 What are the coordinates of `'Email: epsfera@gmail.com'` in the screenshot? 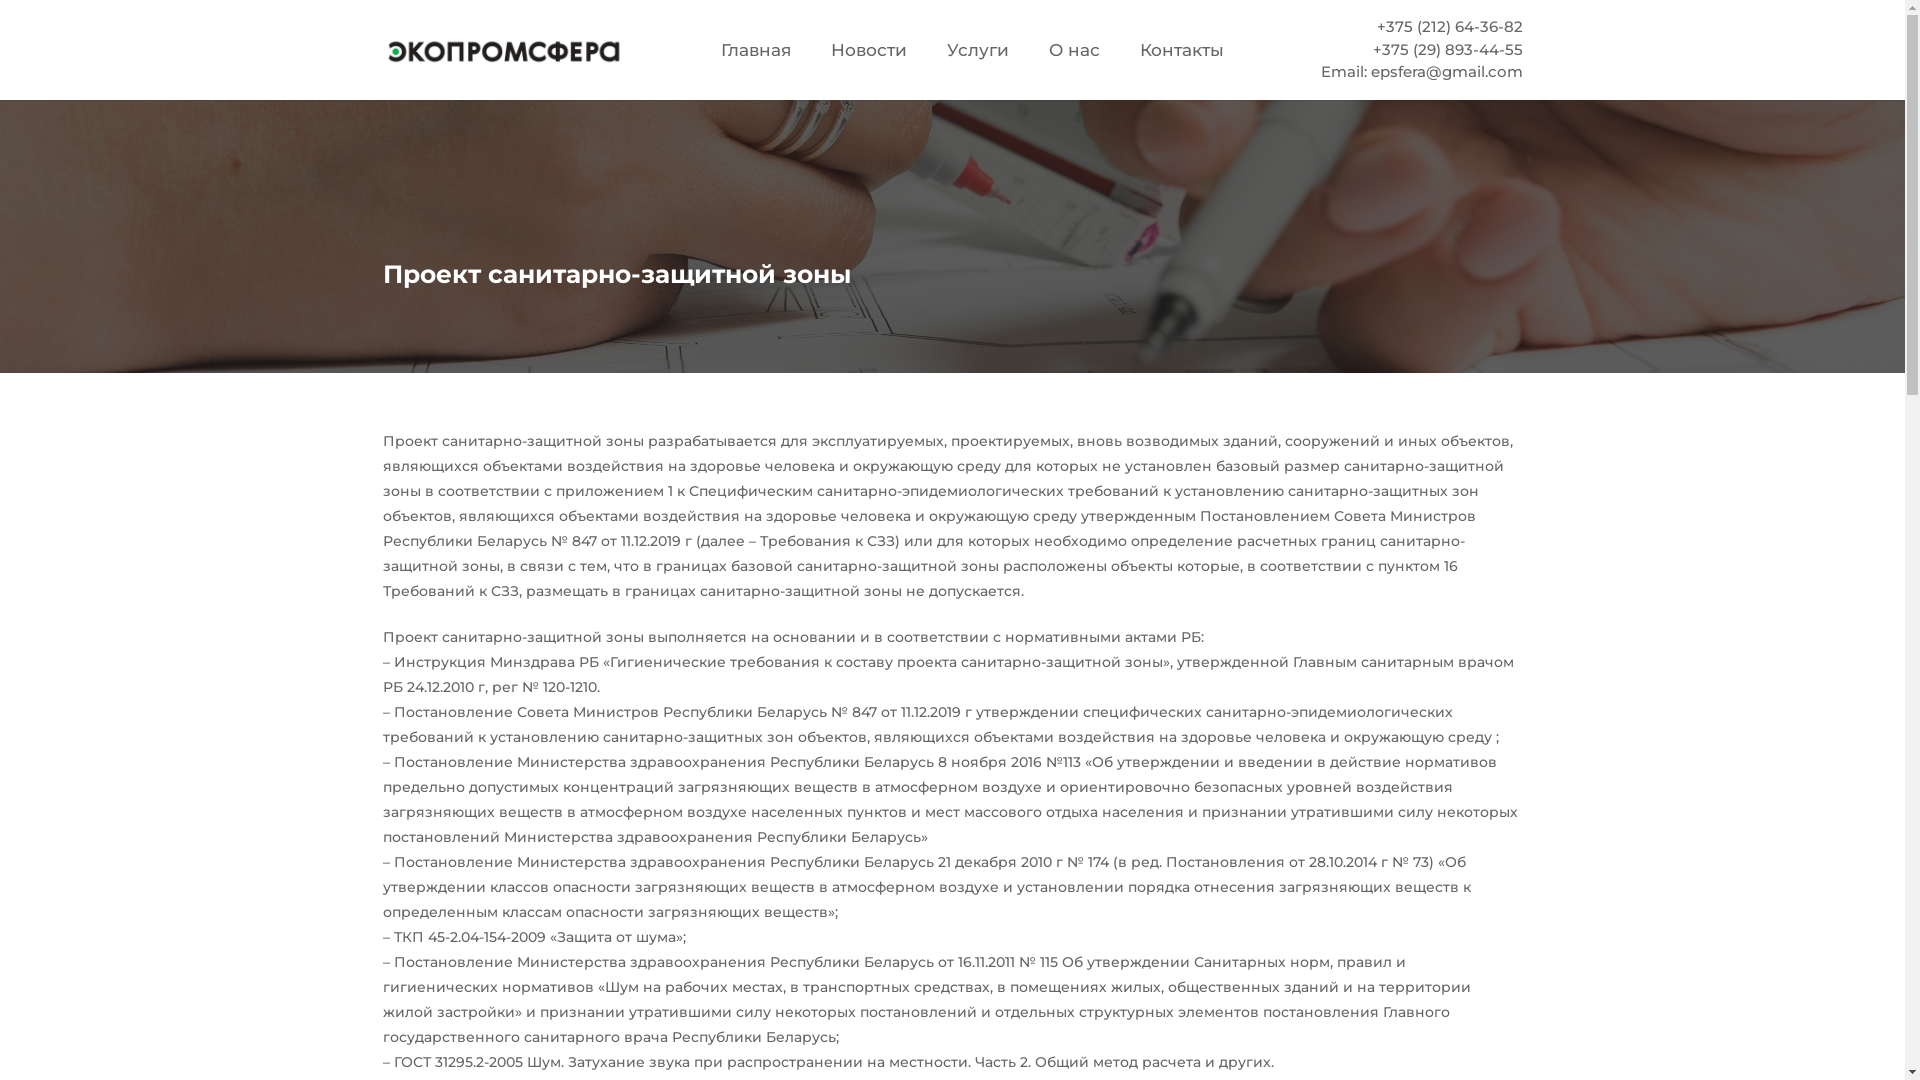 It's located at (1420, 70).